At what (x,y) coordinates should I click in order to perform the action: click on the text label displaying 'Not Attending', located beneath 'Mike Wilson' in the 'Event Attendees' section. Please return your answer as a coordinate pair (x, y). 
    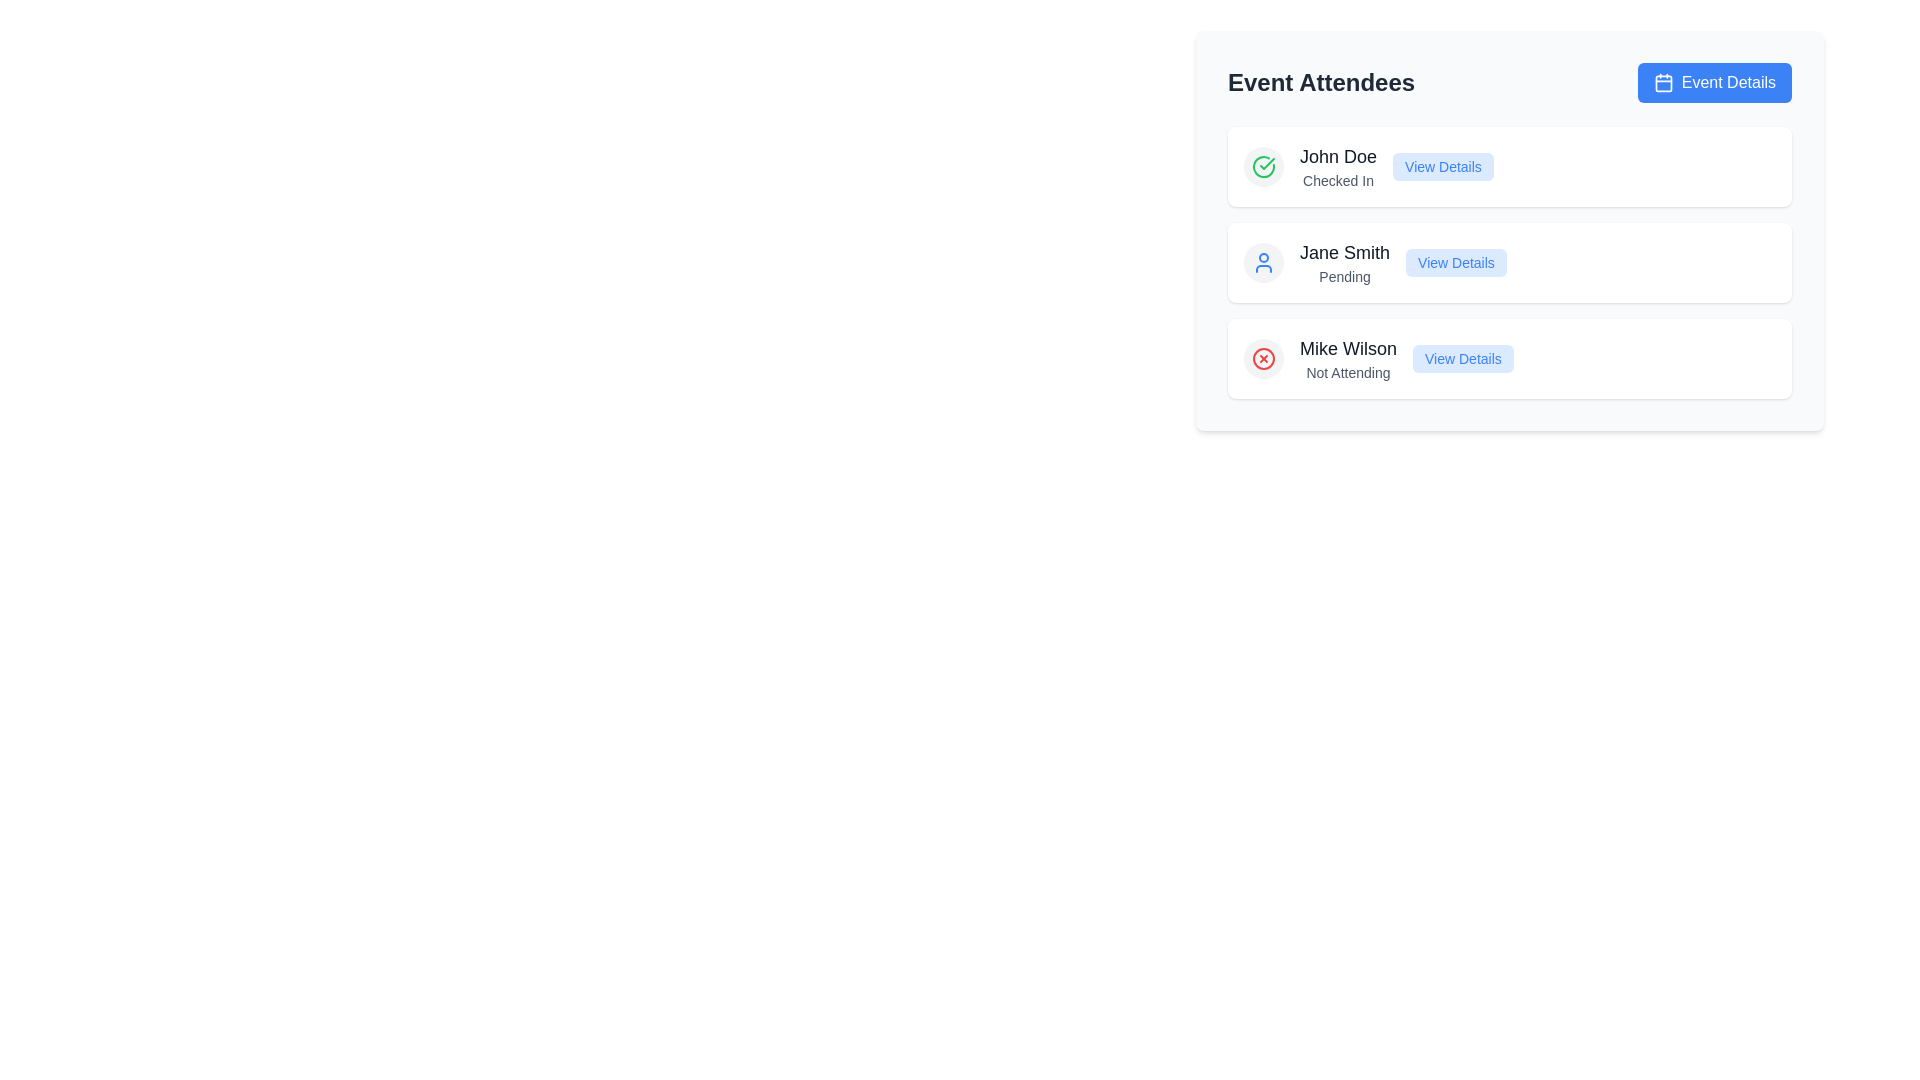
    Looking at the image, I should click on (1348, 373).